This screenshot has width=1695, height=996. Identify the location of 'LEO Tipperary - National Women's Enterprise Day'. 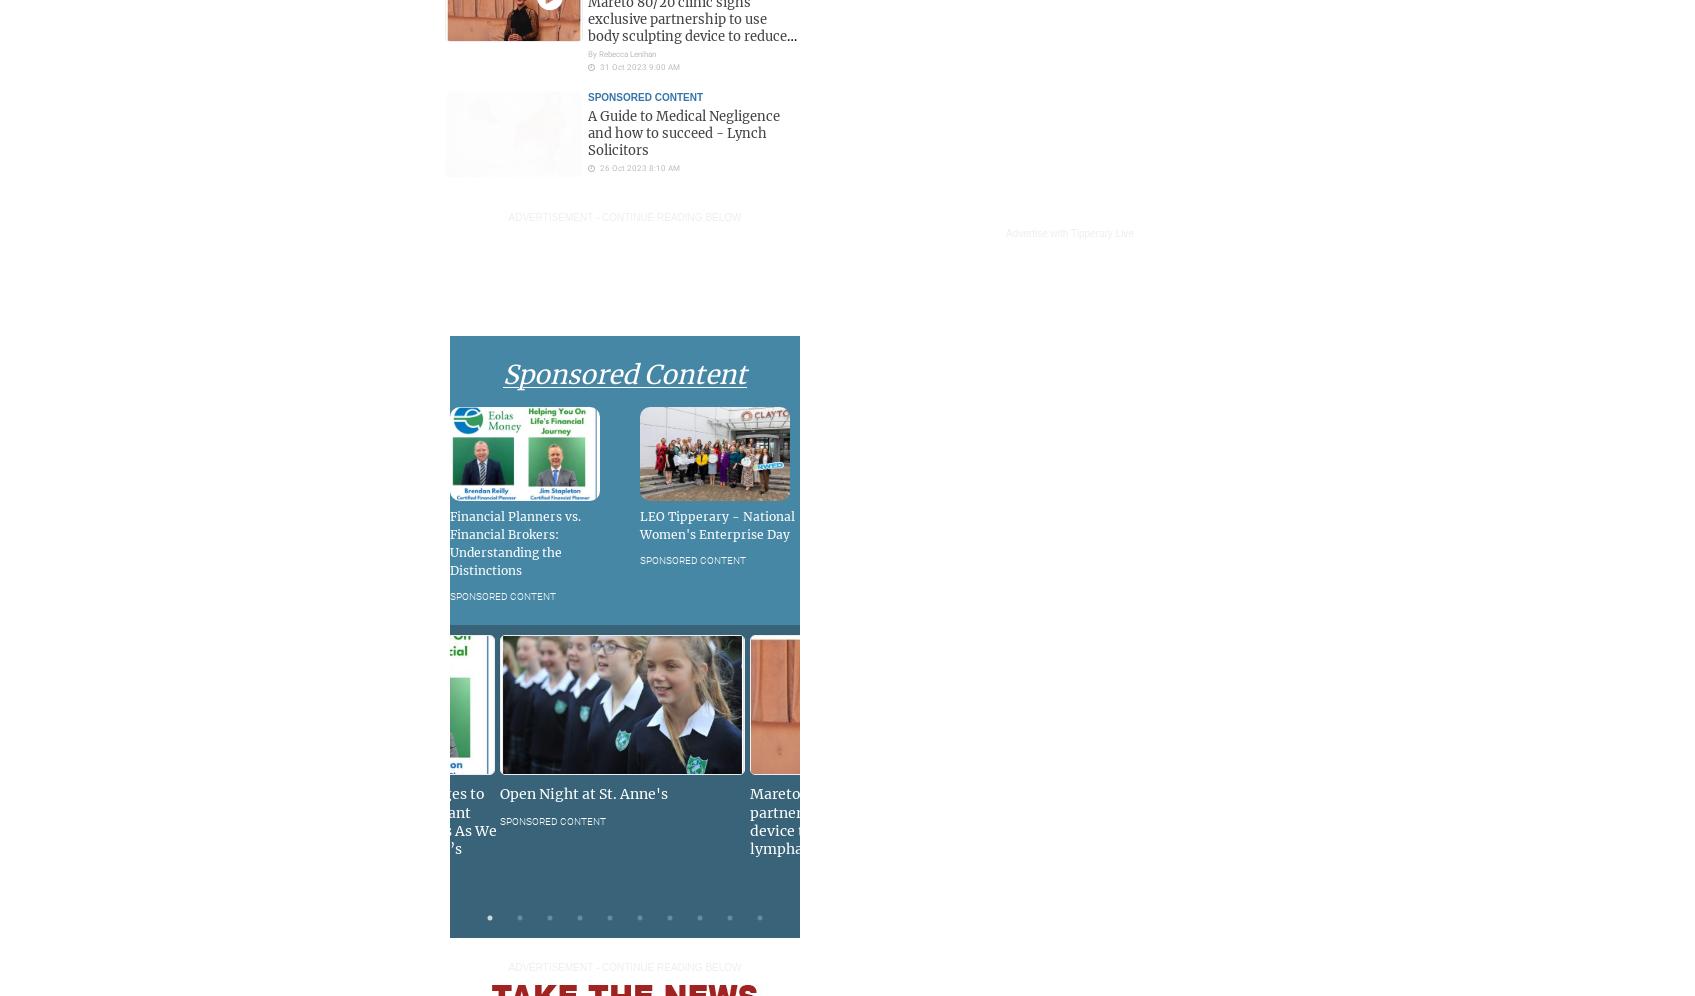
(717, 524).